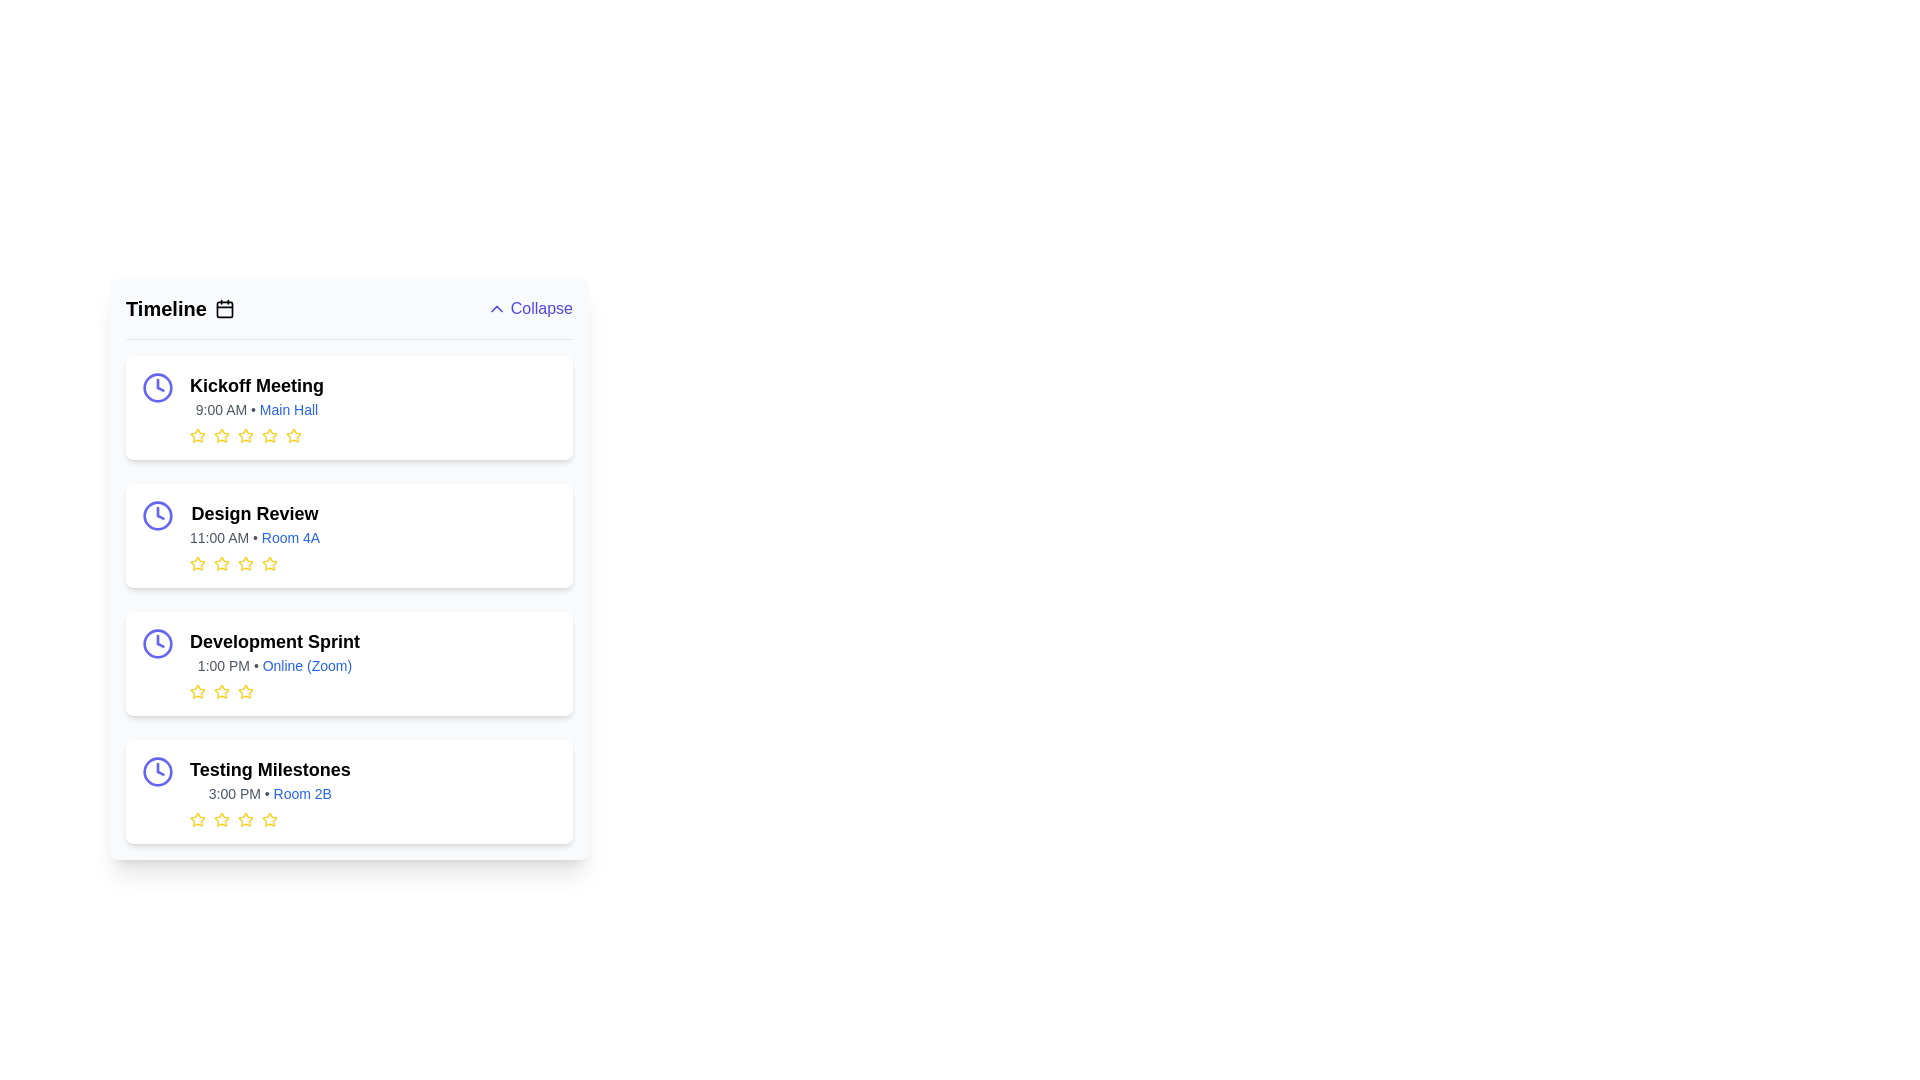 The width and height of the screenshot is (1920, 1080). What do you see at coordinates (273, 690) in the screenshot?
I see `the yellow star icons in the Rating Component located in the 'Development Sprint' section below '1:00 PM • Online (Zoom)'` at bounding box center [273, 690].